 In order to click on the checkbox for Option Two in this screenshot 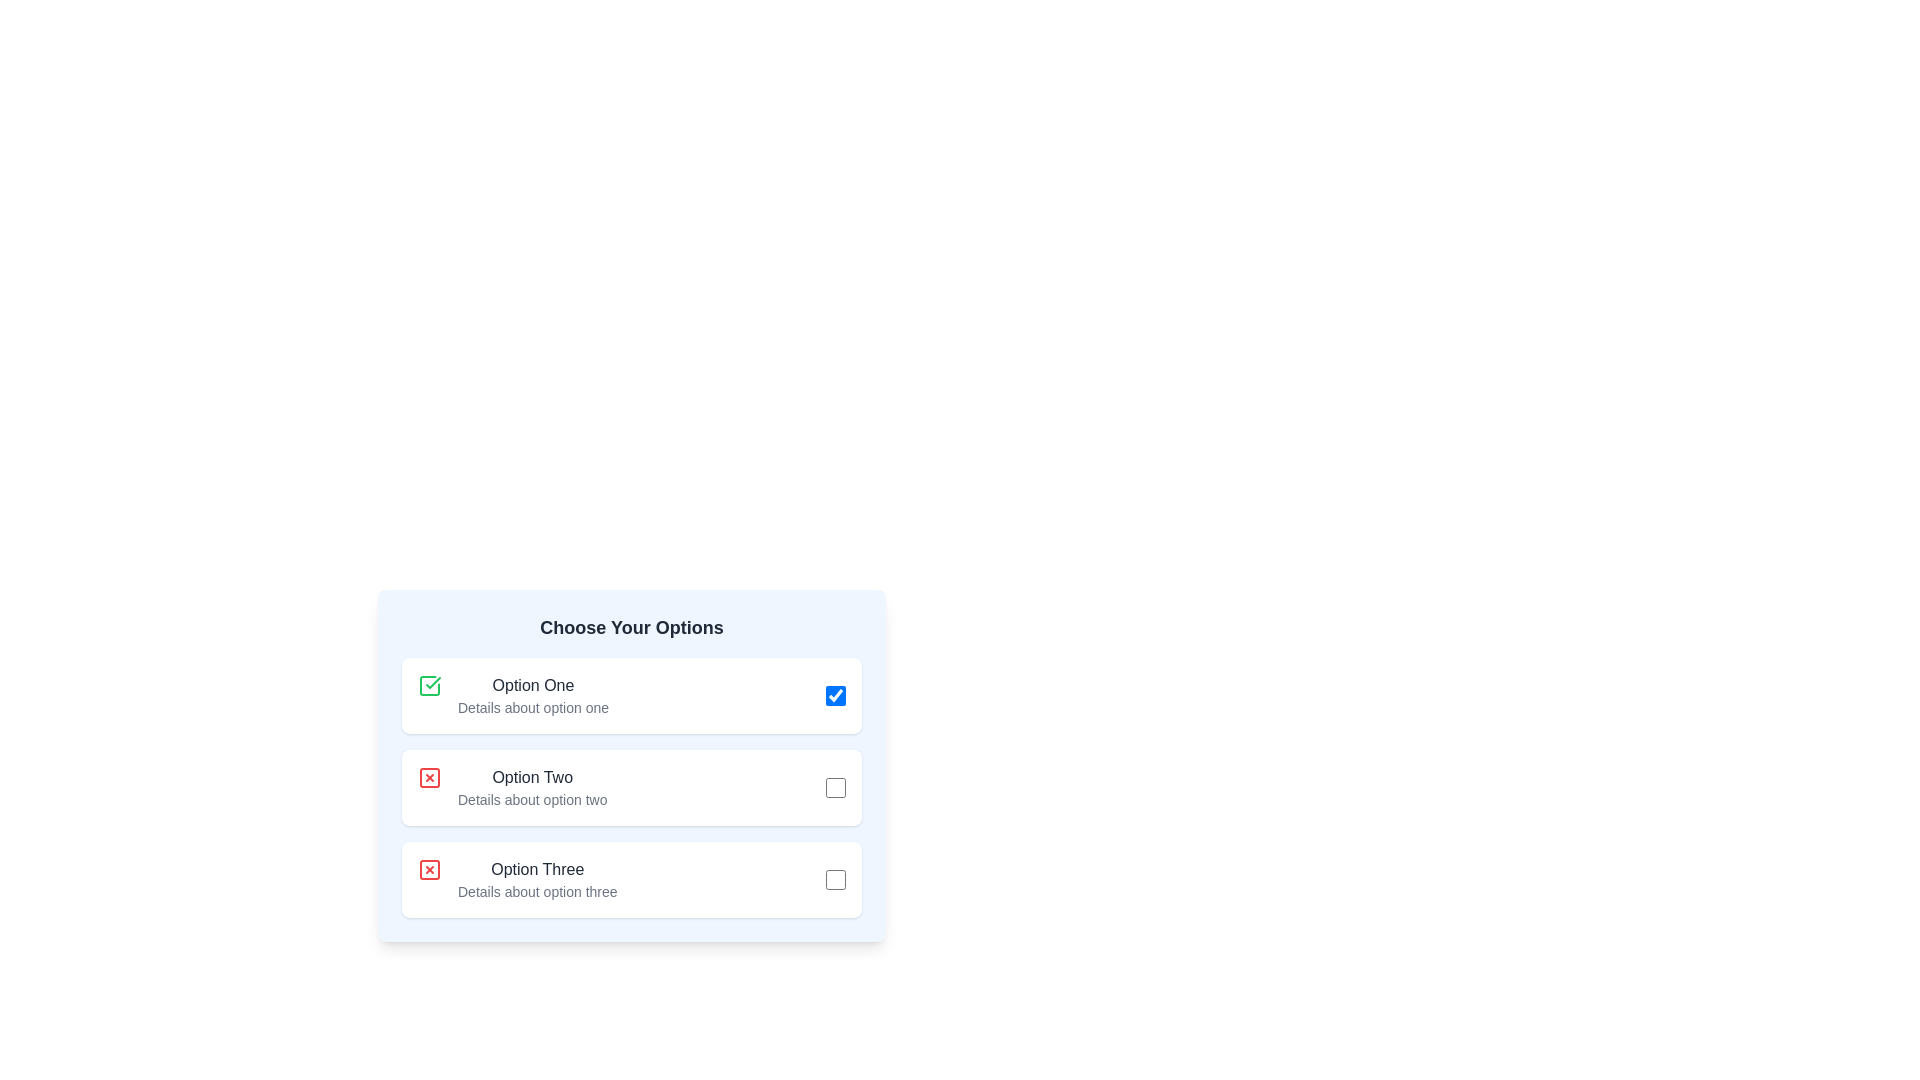, I will do `click(835, 786)`.